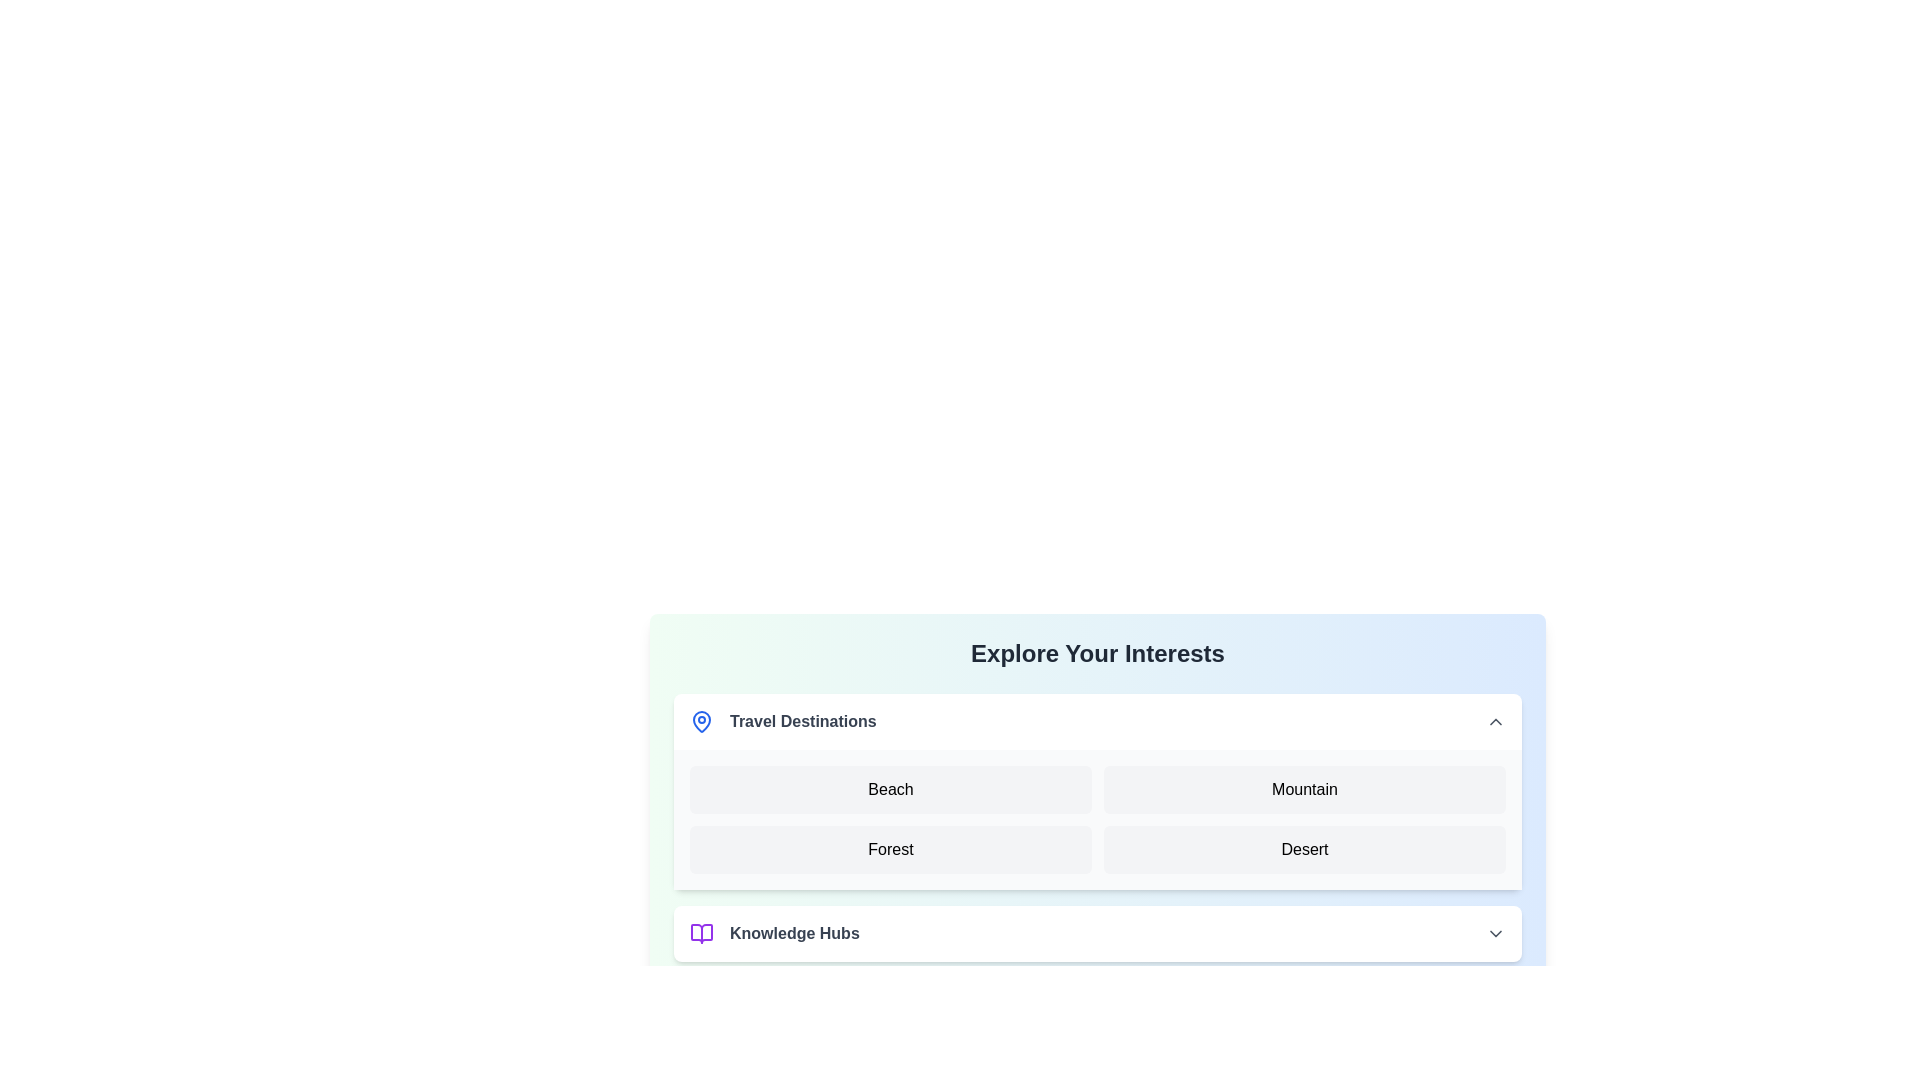 The image size is (1920, 1080). What do you see at coordinates (701, 721) in the screenshot?
I see `the blue map pin icon located within the SVG icon at the upper-left region of the 'Travel Destinations' header for visual reference` at bounding box center [701, 721].